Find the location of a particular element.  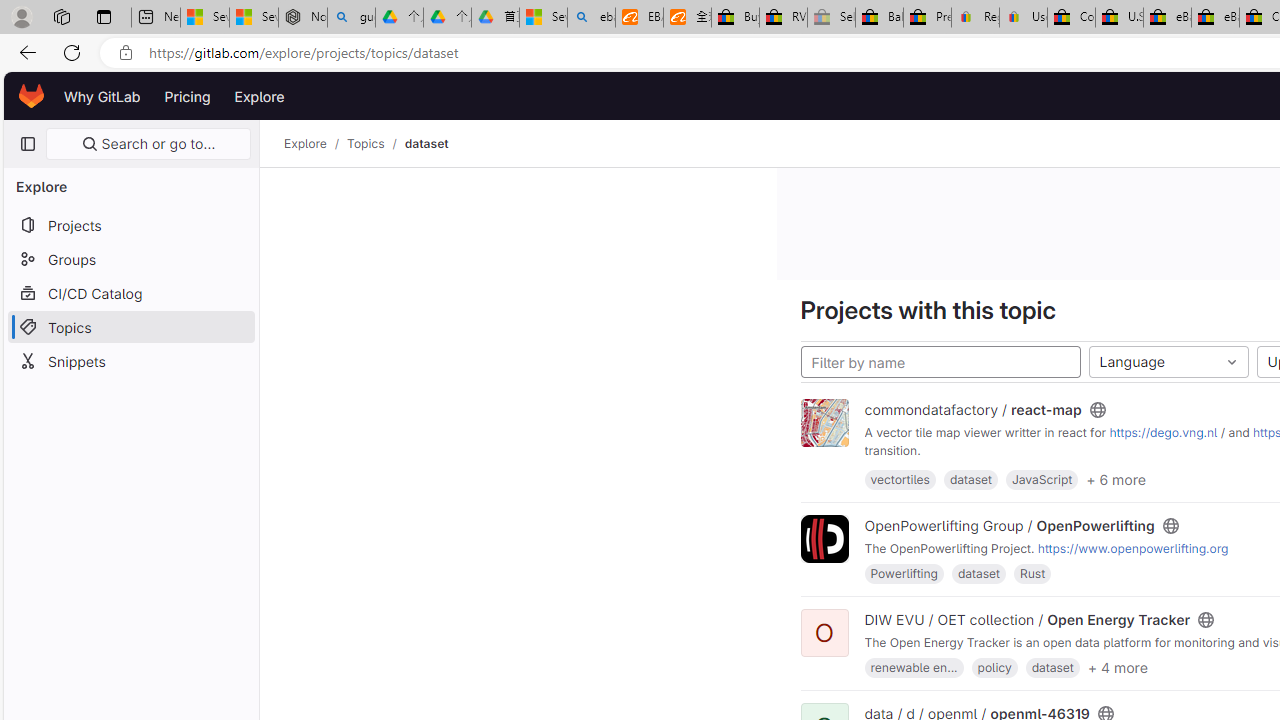

'Refresh' is located at coordinates (72, 51).